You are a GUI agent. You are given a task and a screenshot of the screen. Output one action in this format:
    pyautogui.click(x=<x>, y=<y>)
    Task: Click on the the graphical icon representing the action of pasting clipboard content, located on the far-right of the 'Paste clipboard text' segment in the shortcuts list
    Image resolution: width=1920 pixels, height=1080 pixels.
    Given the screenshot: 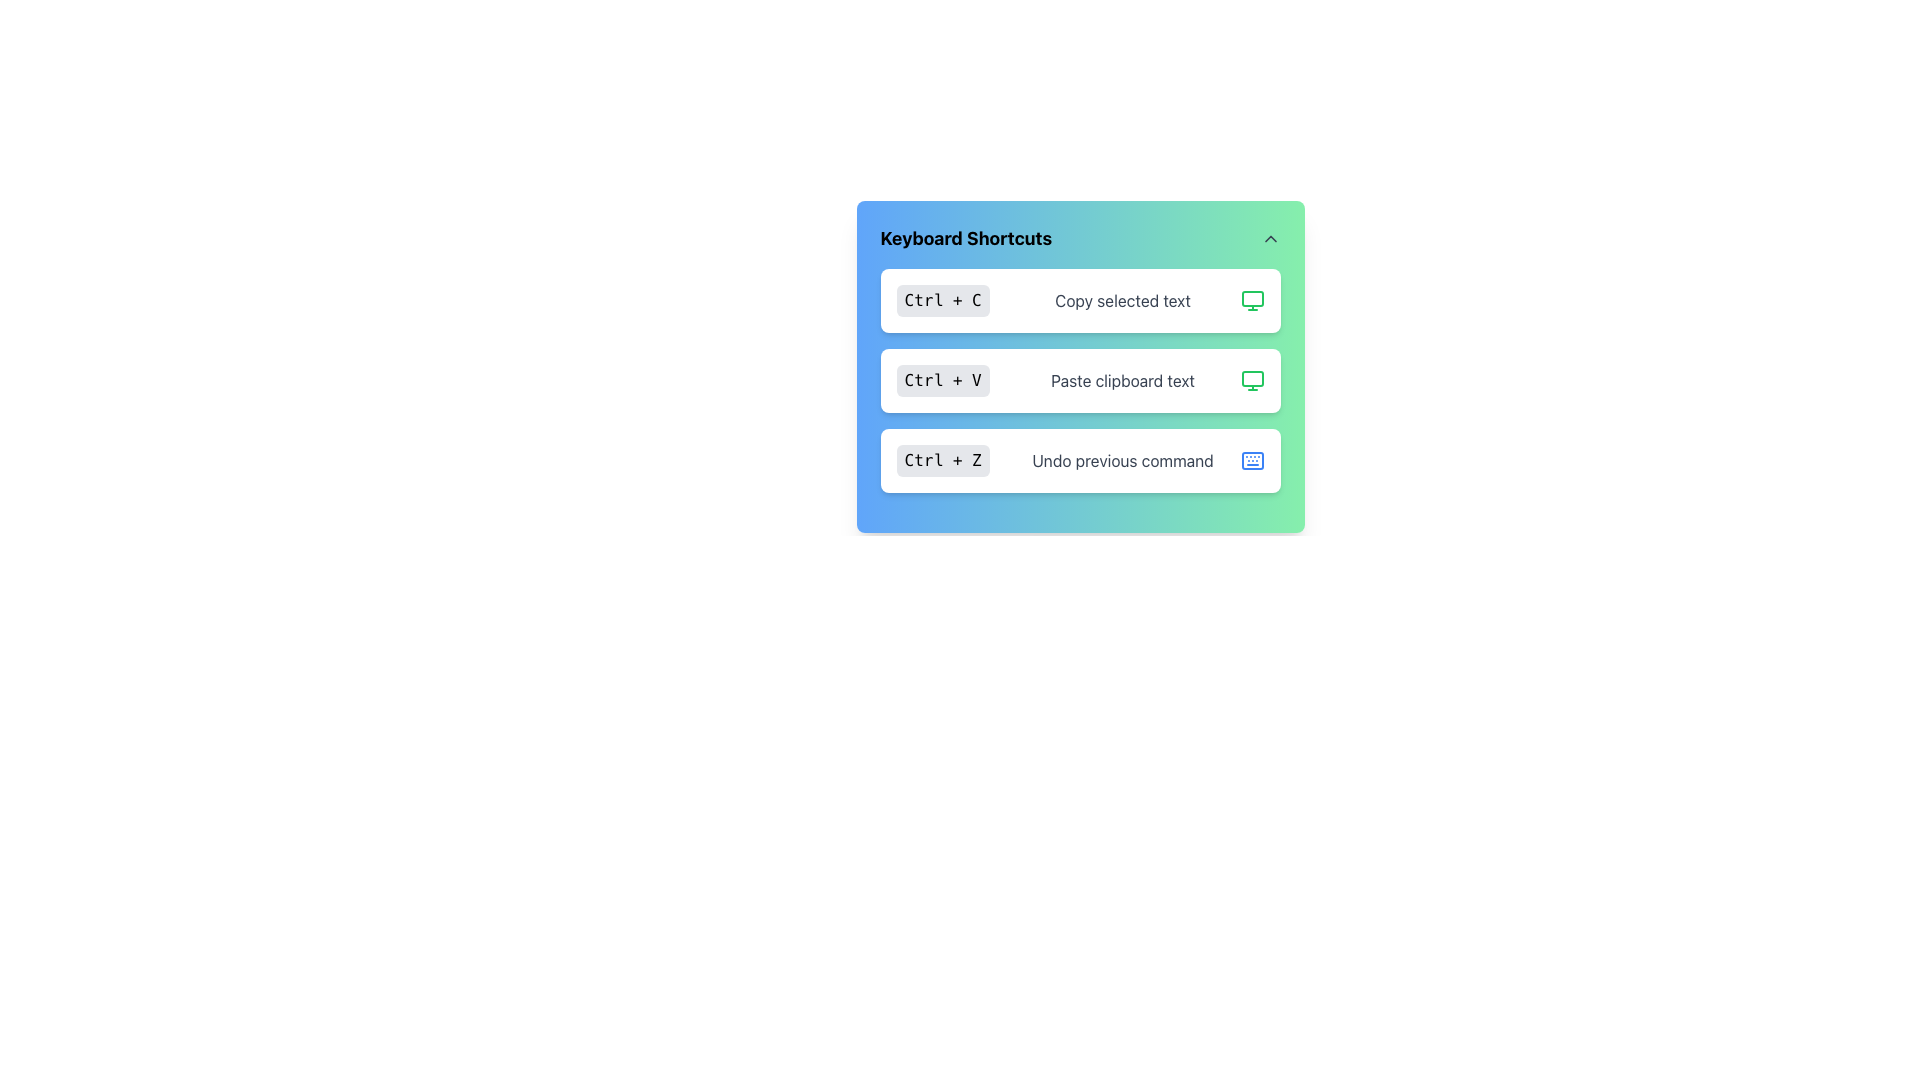 What is the action you would take?
    pyautogui.click(x=1251, y=381)
    